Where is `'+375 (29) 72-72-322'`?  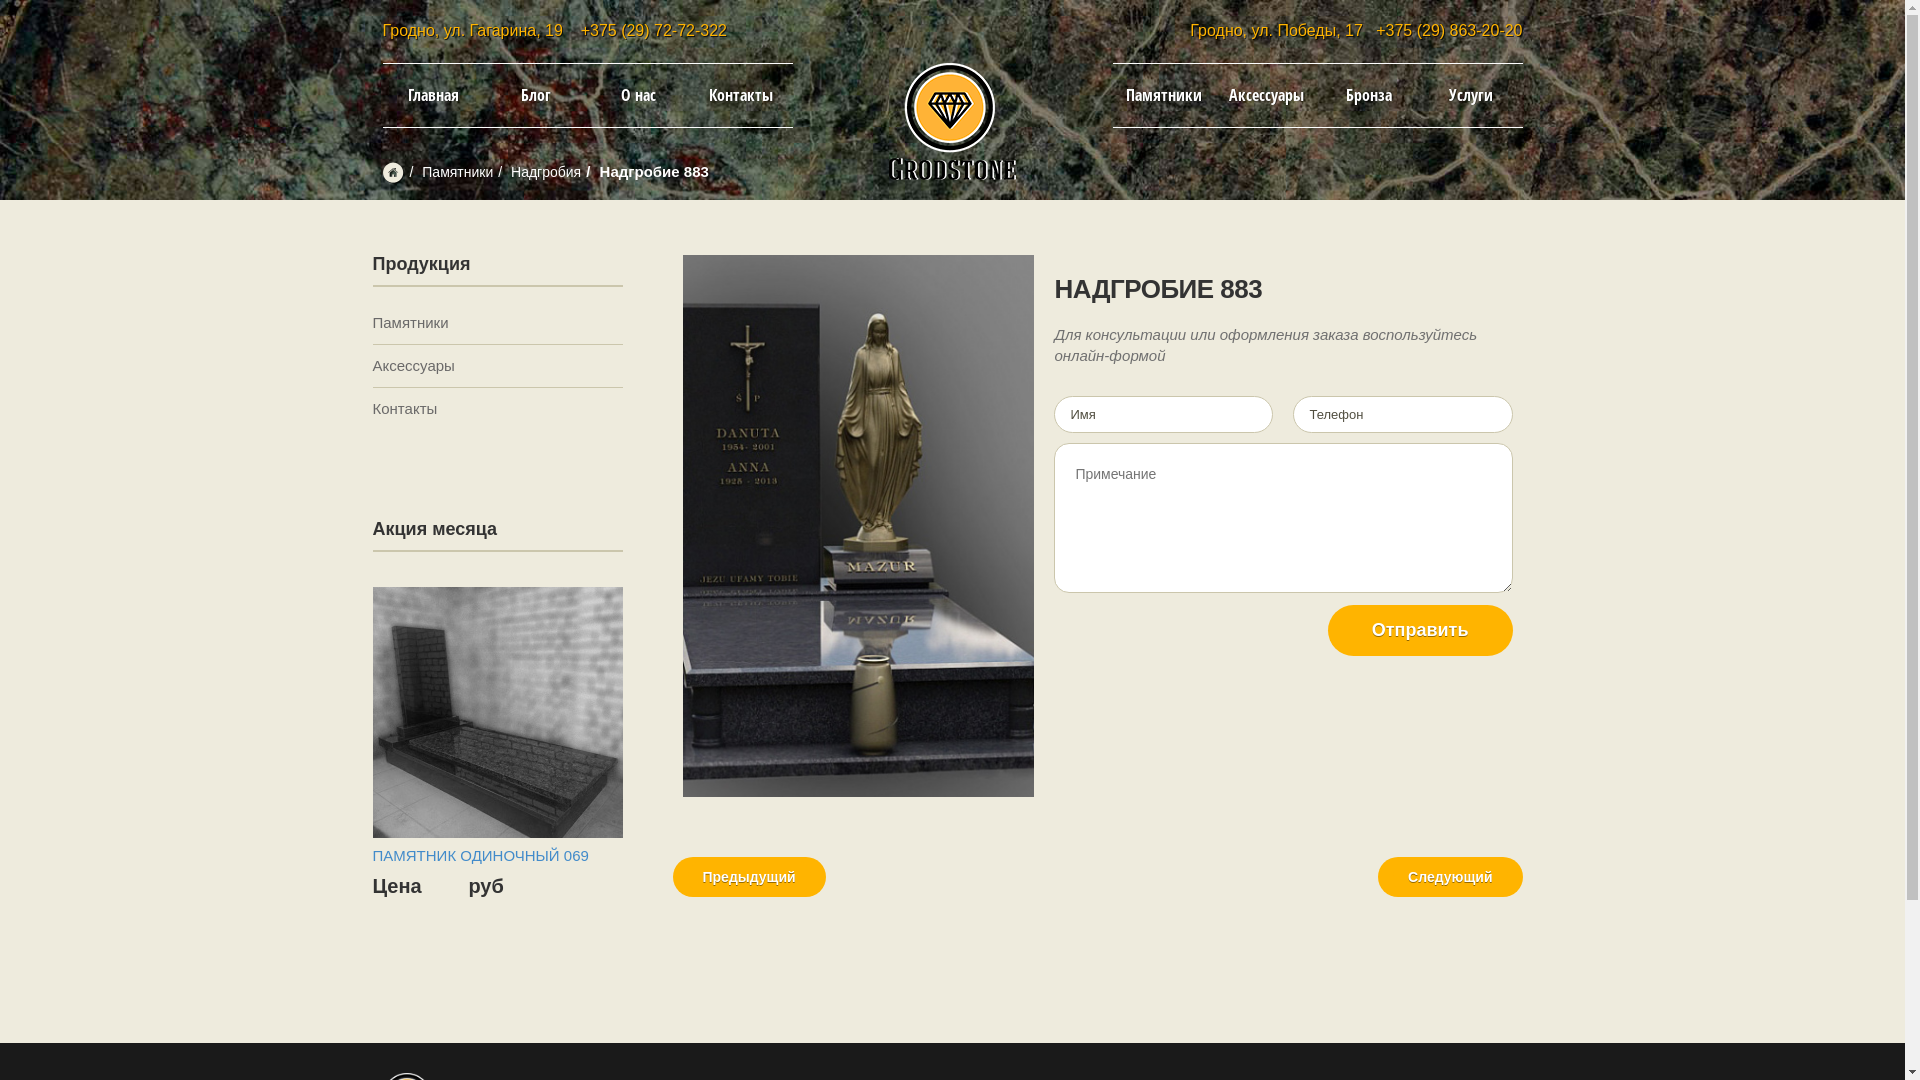
'+375 (29) 72-72-322' is located at coordinates (653, 30).